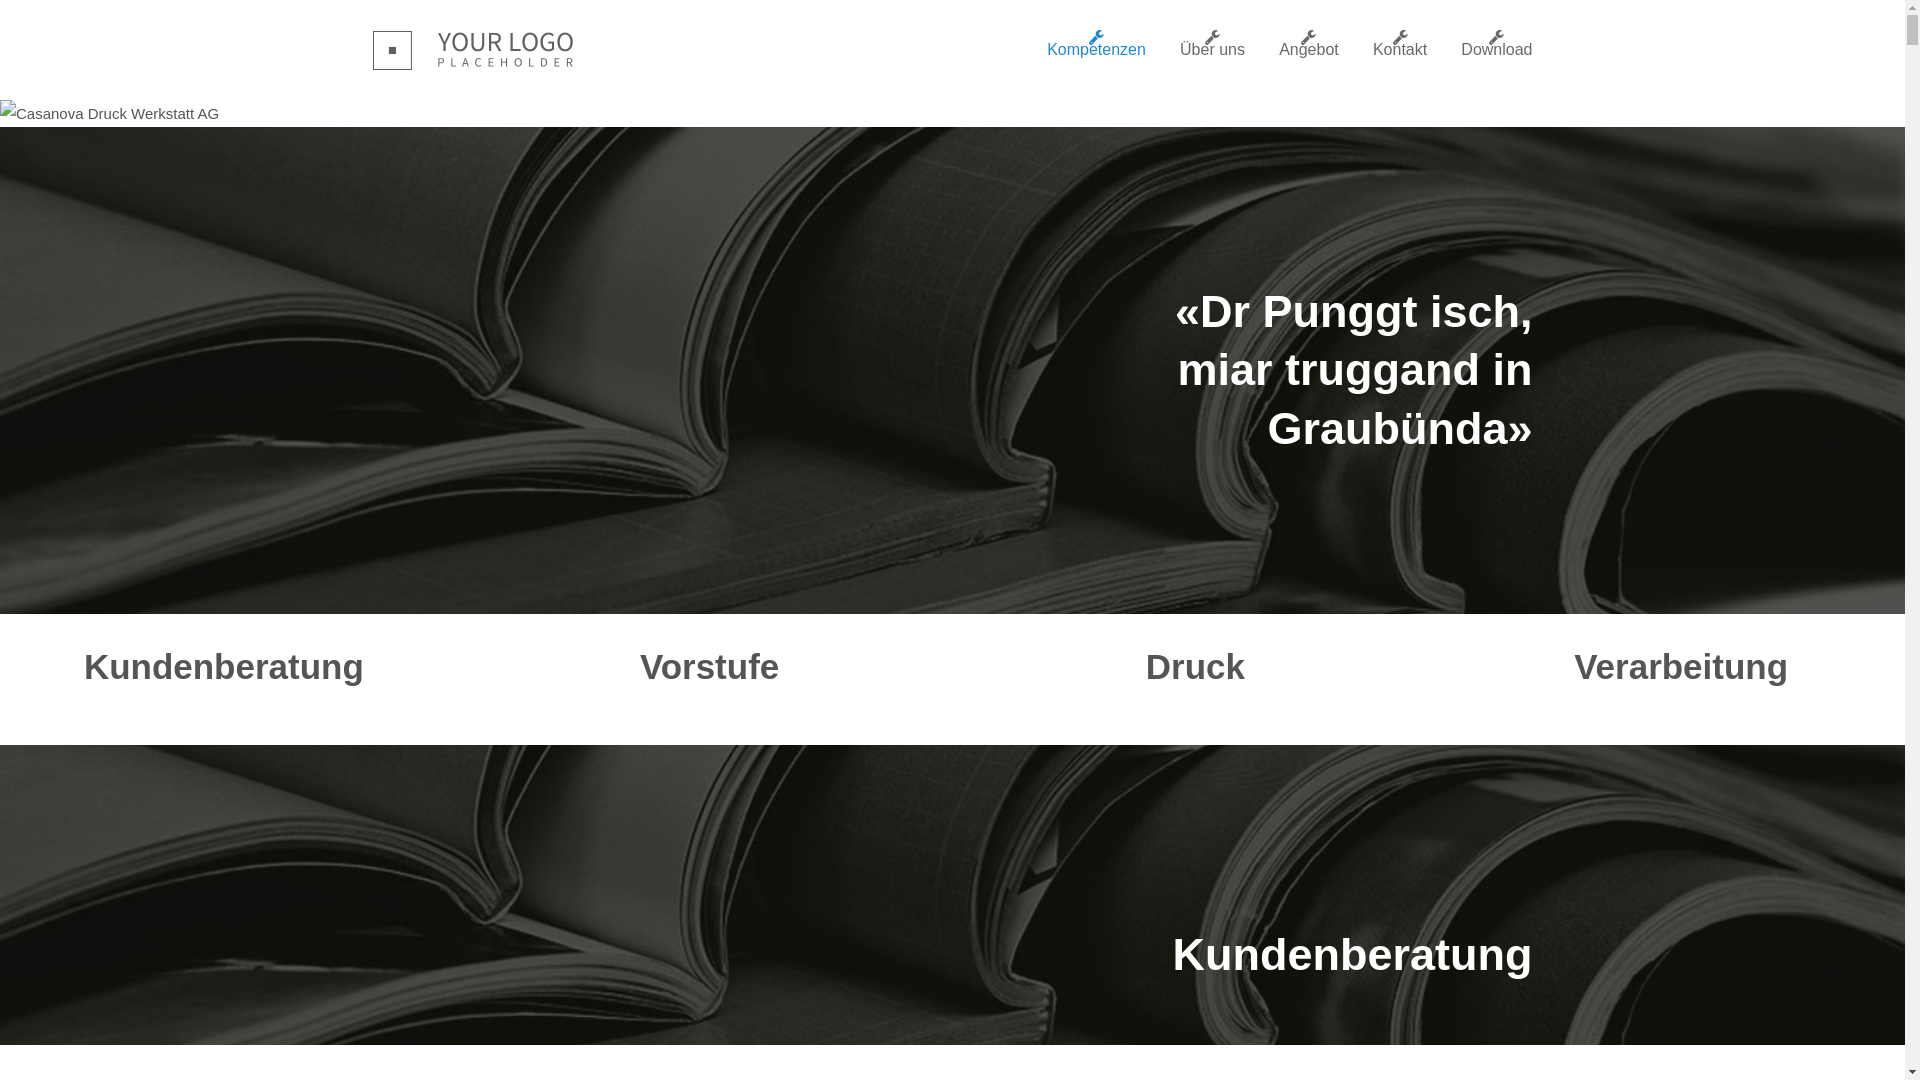  What do you see at coordinates (1195, 666) in the screenshot?
I see `'Druck'` at bounding box center [1195, 666].